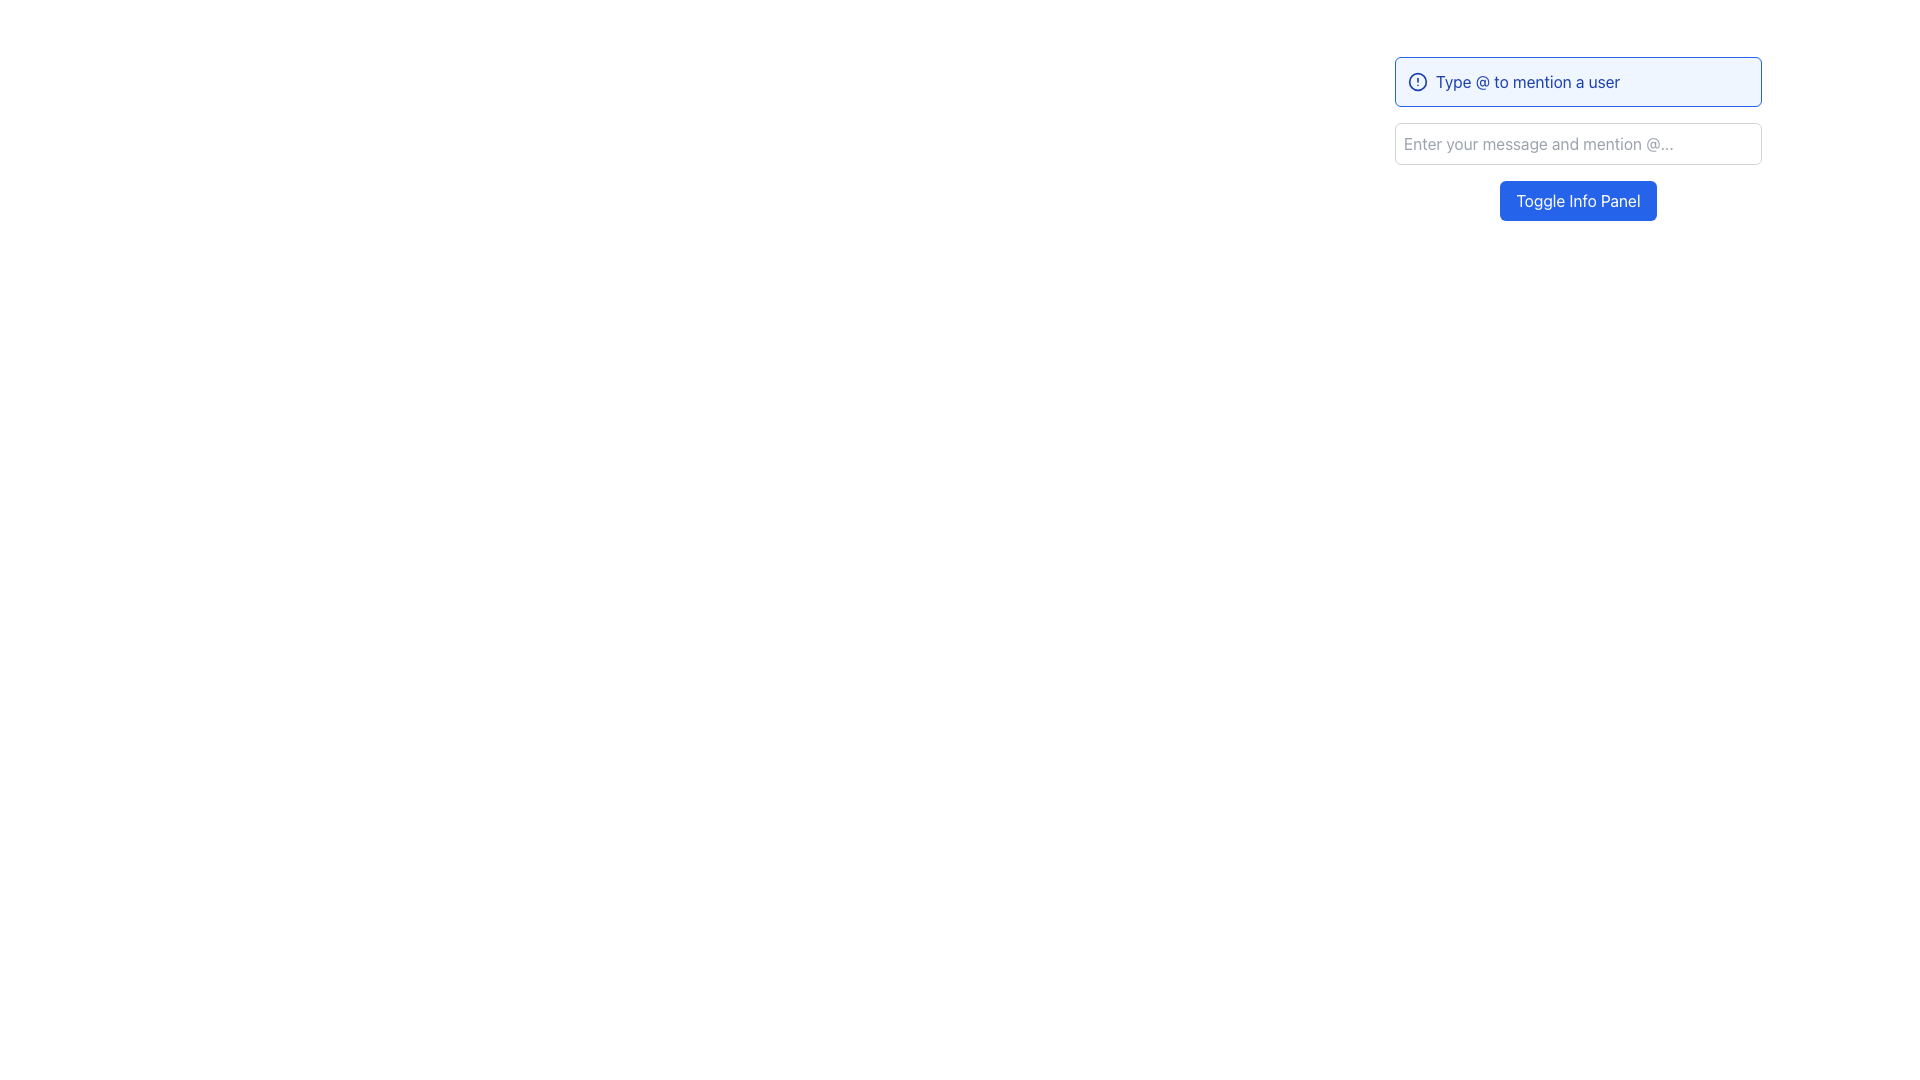 This screenshot has height=1080, width=1920. What do you see at coordinates (1577, 200) in the screenshot?
I see `the rectangular blue button labeled 'Toggle Info Panel' located at the bottom-right corner of the interface` at bounding box center [1577, 200].